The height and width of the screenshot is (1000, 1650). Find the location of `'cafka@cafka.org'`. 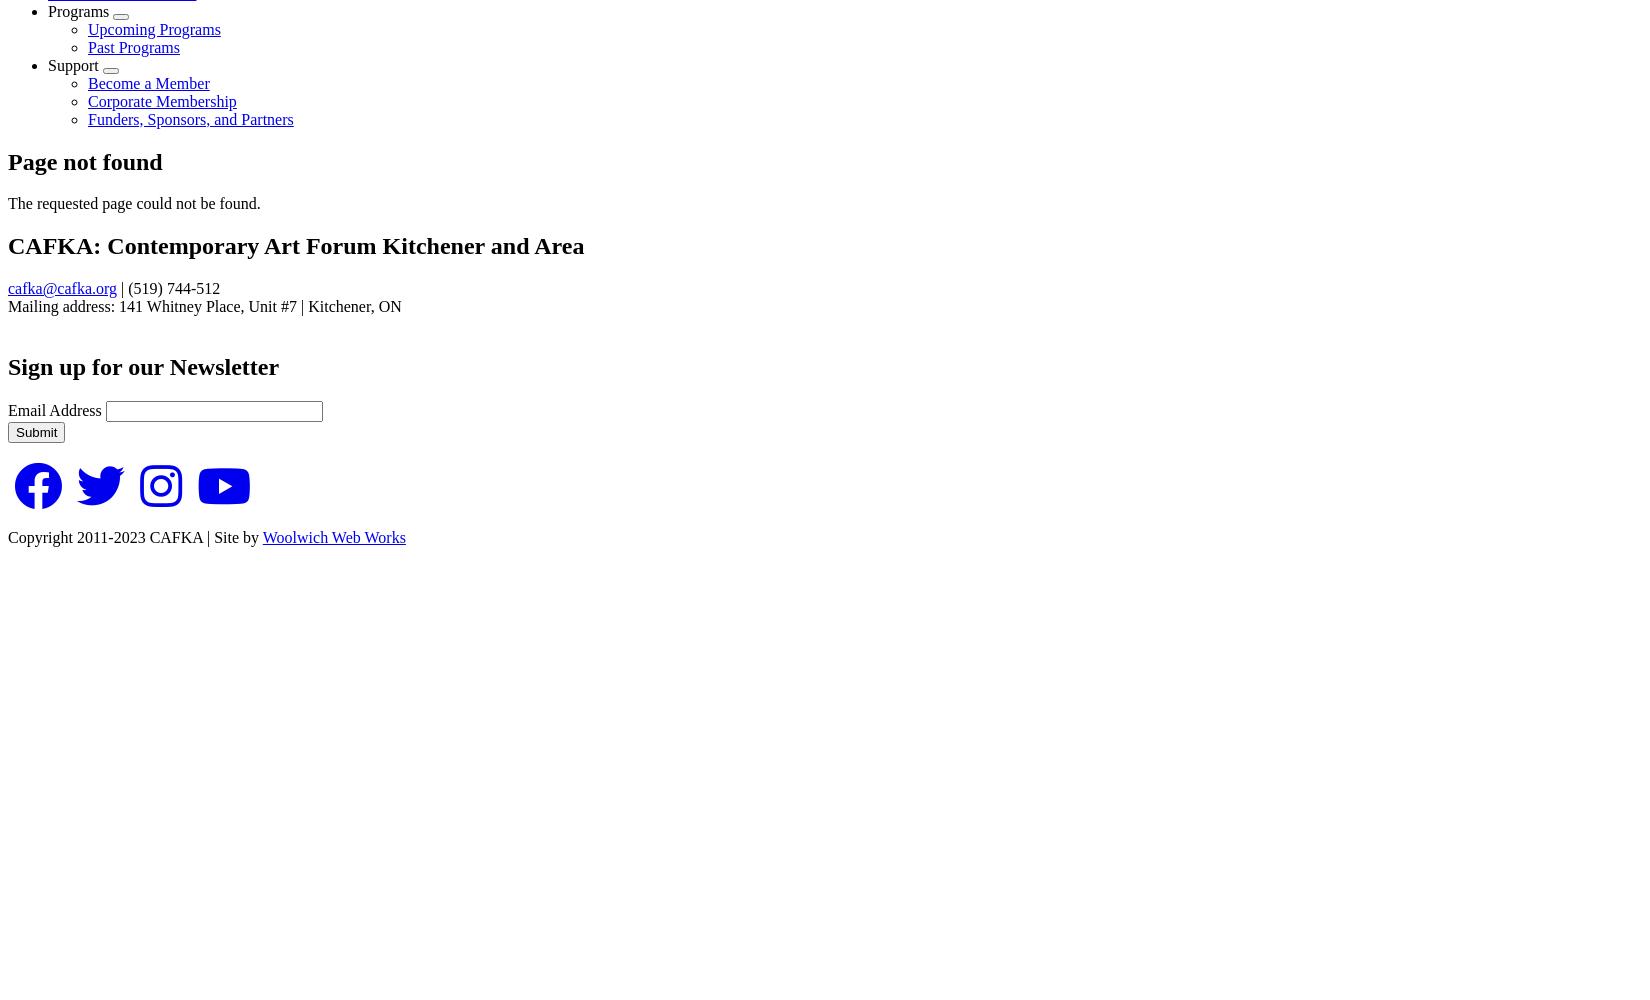

'cafka@cafka.org' is located at coordinates (62, 288).